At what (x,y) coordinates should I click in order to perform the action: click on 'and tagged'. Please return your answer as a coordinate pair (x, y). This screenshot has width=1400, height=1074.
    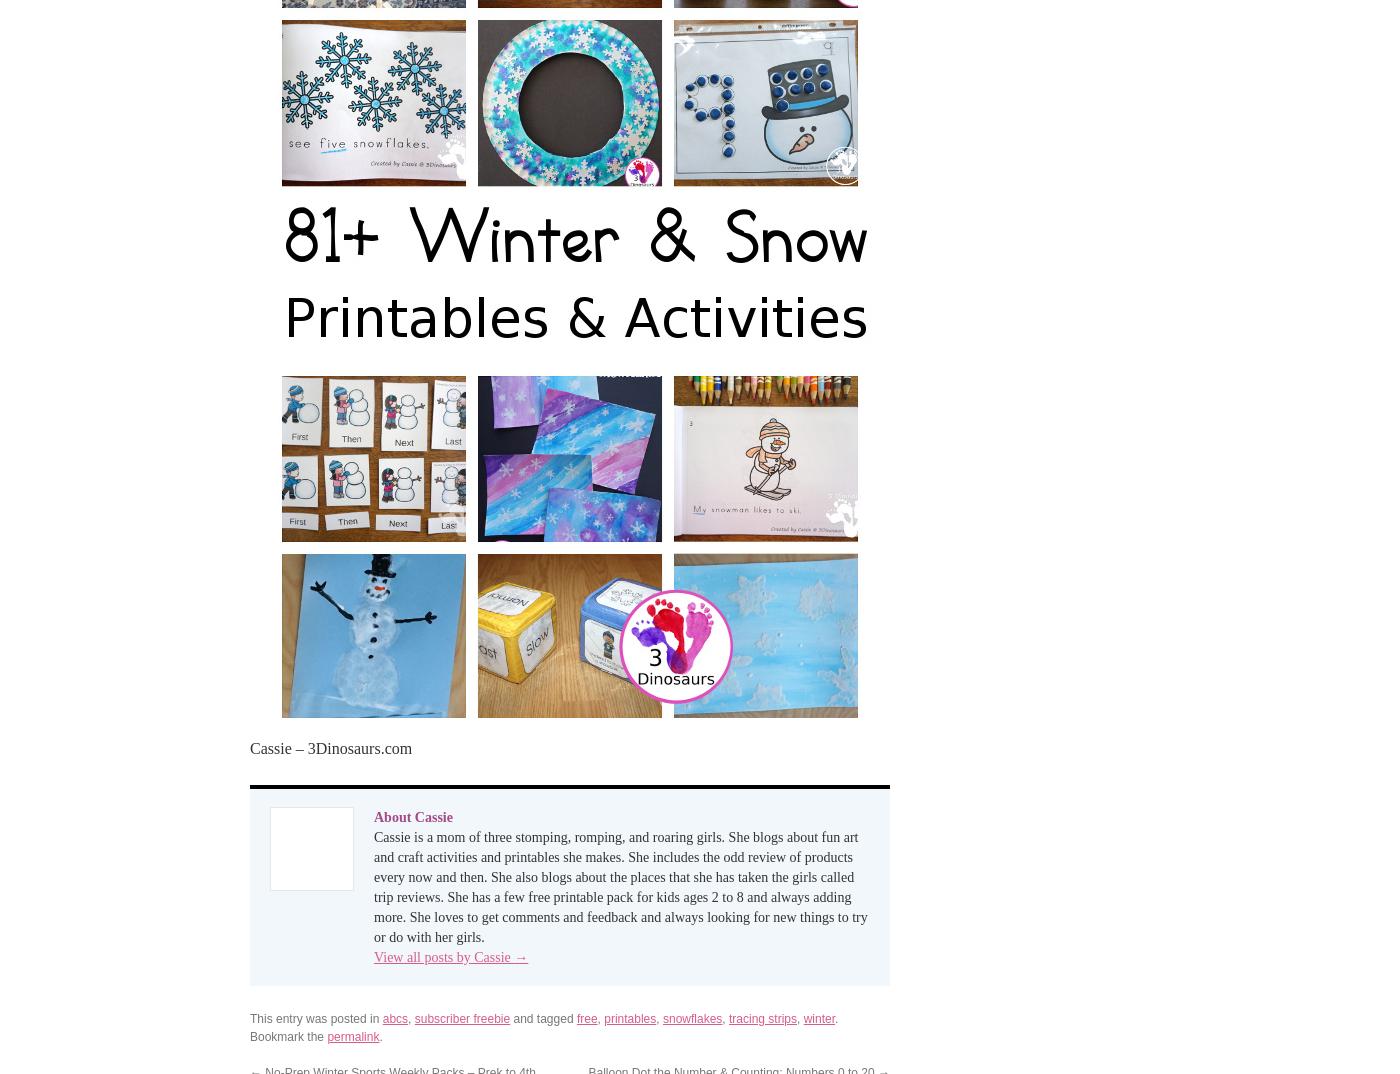
    Looking at the image, I should click on (543, 1017).